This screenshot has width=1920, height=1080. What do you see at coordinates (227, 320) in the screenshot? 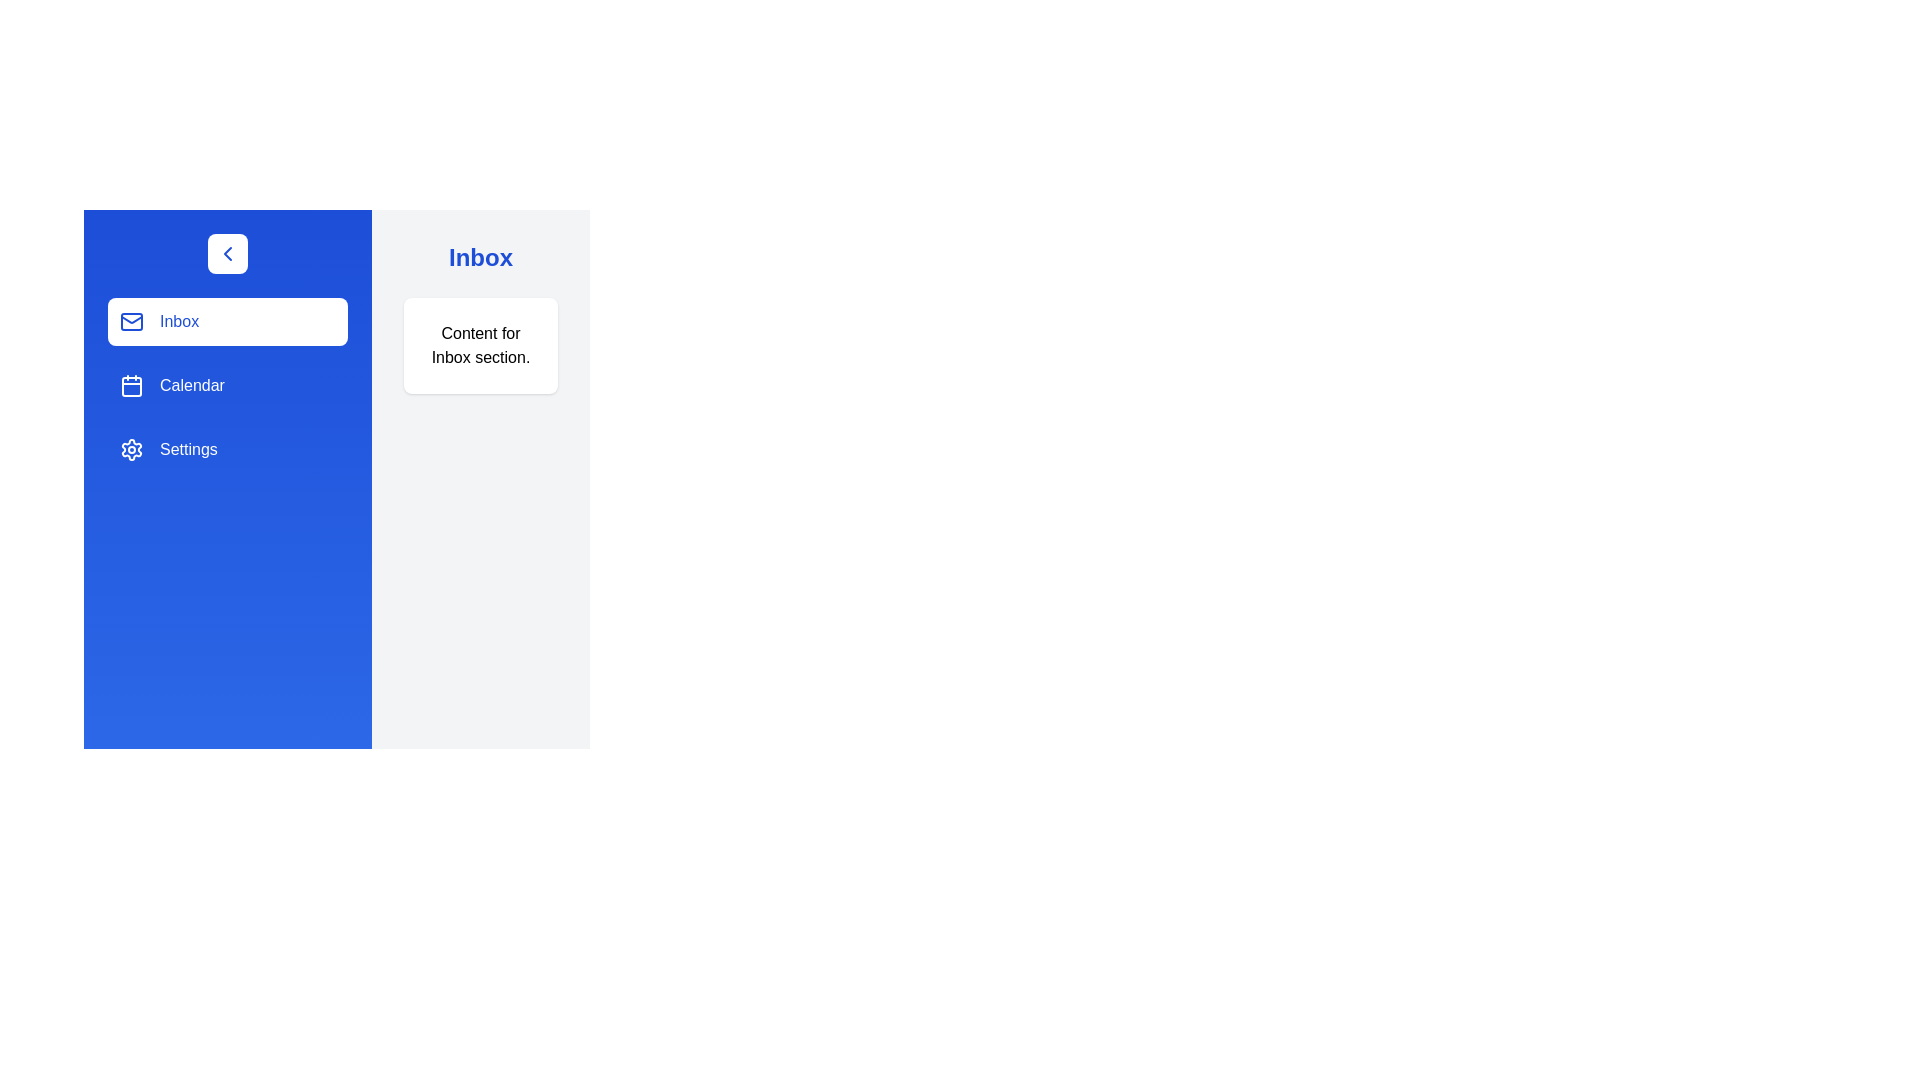
I see `the navigation item Inbox` at bounding box center [227, 320].